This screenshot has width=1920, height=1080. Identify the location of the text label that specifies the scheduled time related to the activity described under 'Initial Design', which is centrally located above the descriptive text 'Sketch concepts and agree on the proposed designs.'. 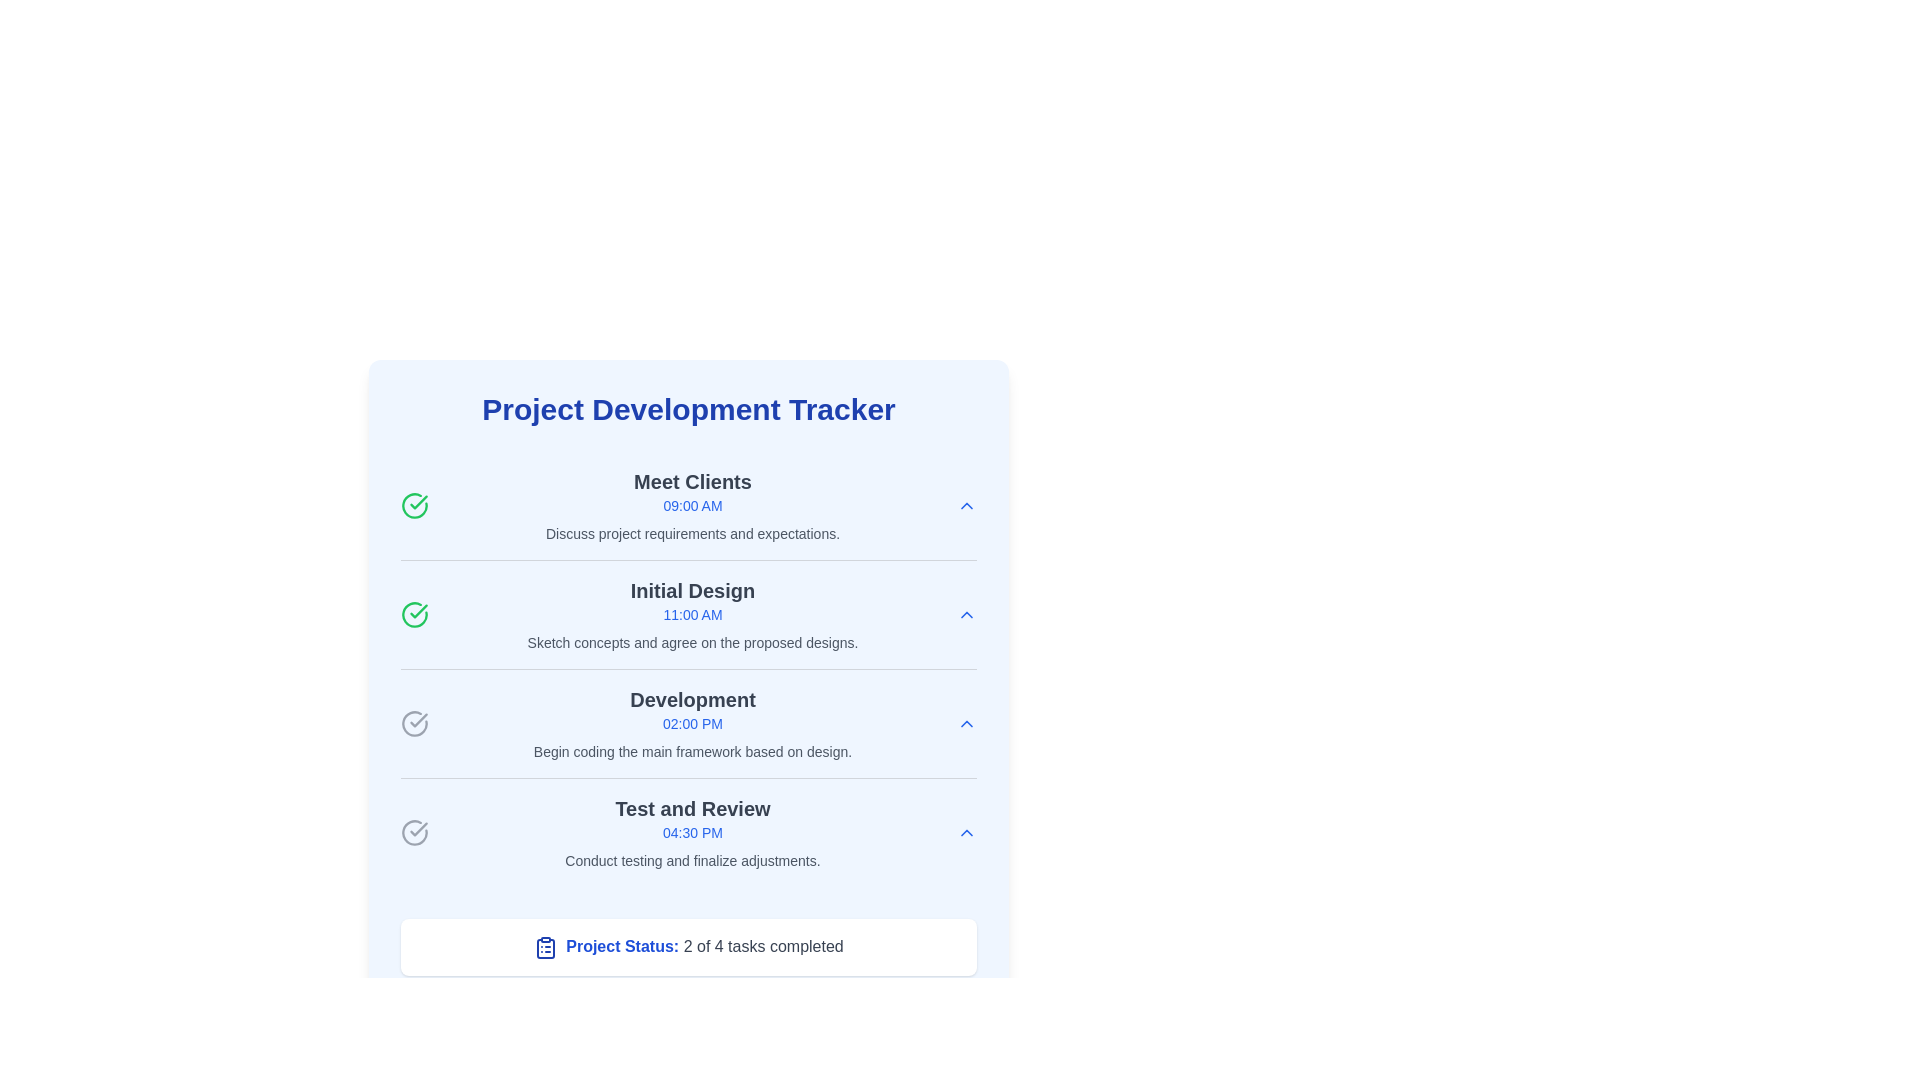
(692, 613).